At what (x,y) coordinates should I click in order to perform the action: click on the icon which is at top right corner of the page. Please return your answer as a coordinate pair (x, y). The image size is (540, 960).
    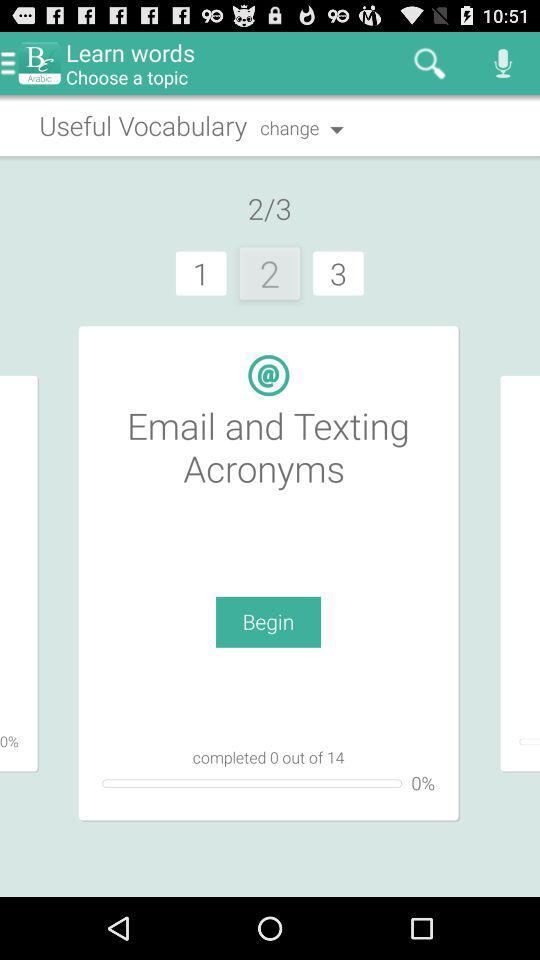
    Looking at the image, I should click on (502, 63).